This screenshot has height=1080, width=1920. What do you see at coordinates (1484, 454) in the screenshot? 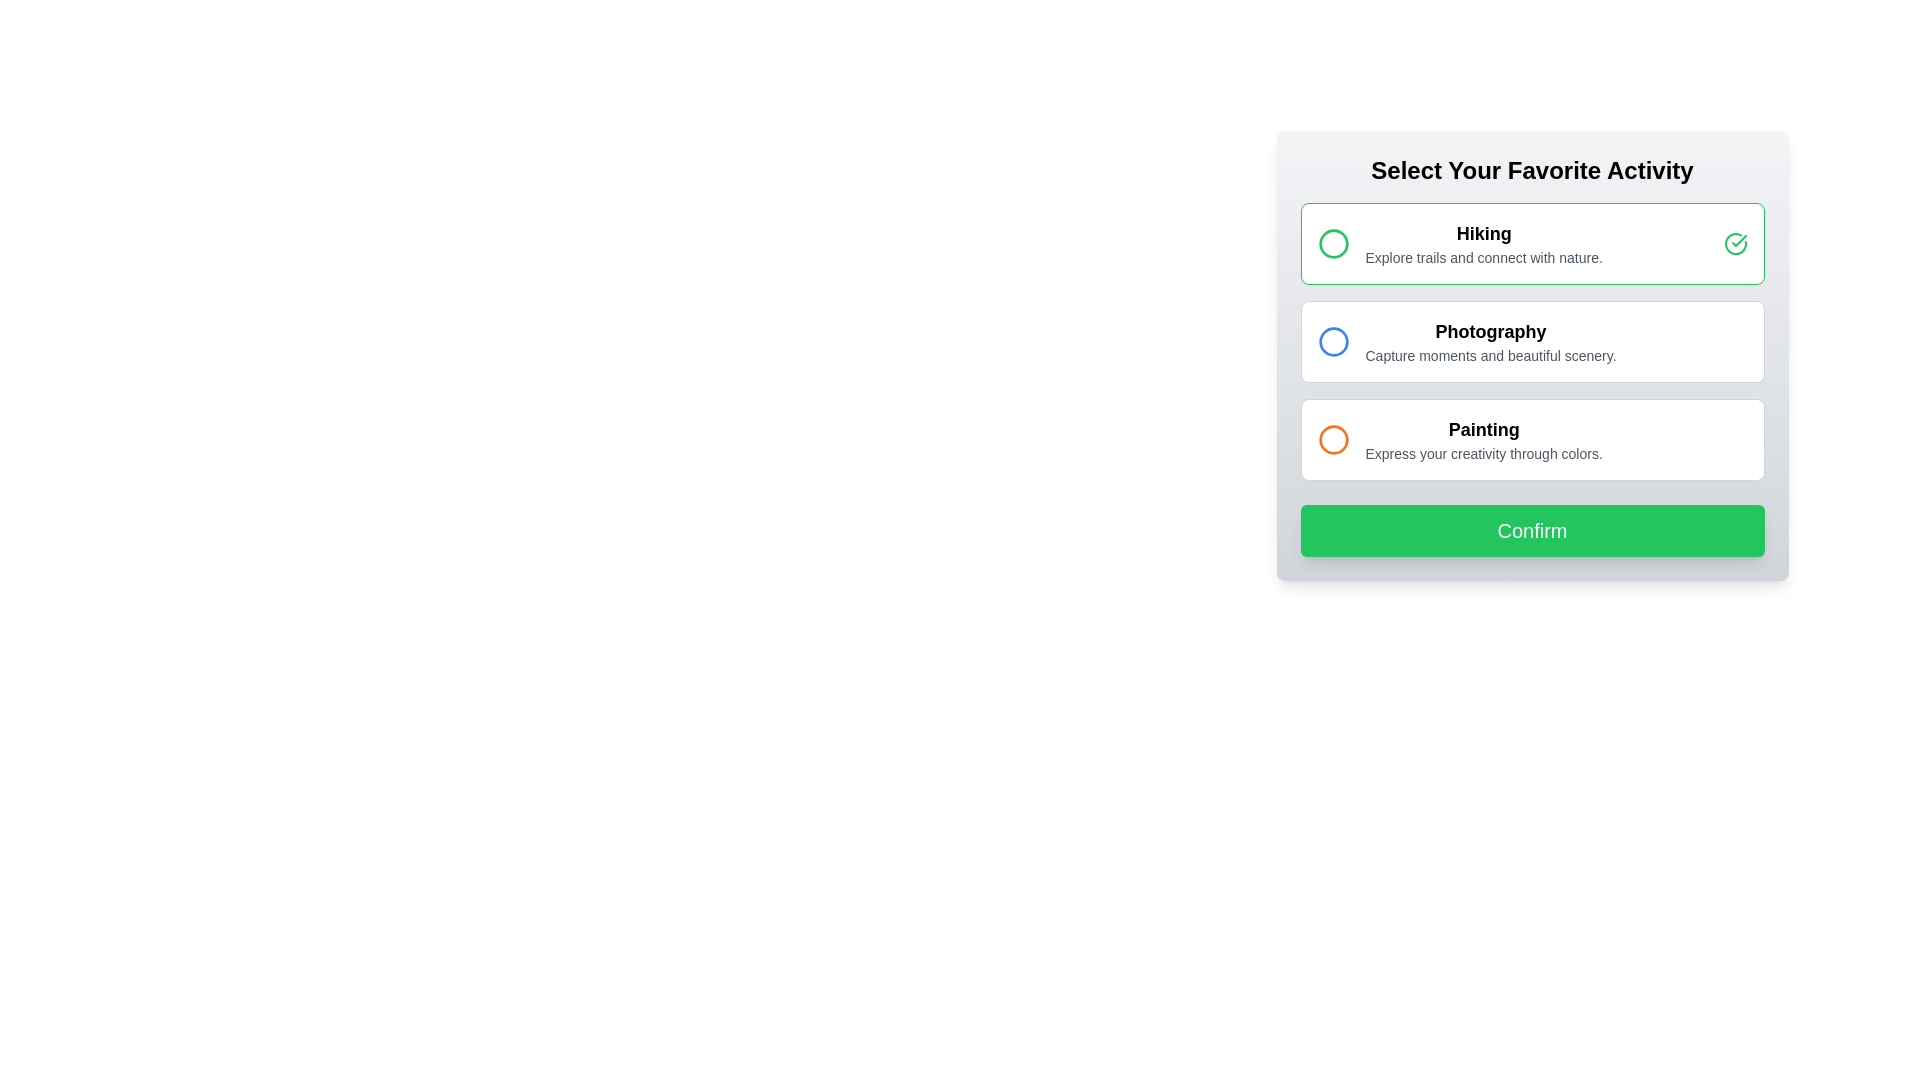
I see `the static text label that reads 'Express your creativity through colors.', which is positioned below the title 'Painting' in the third option group of the vertical list` at bounding box center [1484, 454].